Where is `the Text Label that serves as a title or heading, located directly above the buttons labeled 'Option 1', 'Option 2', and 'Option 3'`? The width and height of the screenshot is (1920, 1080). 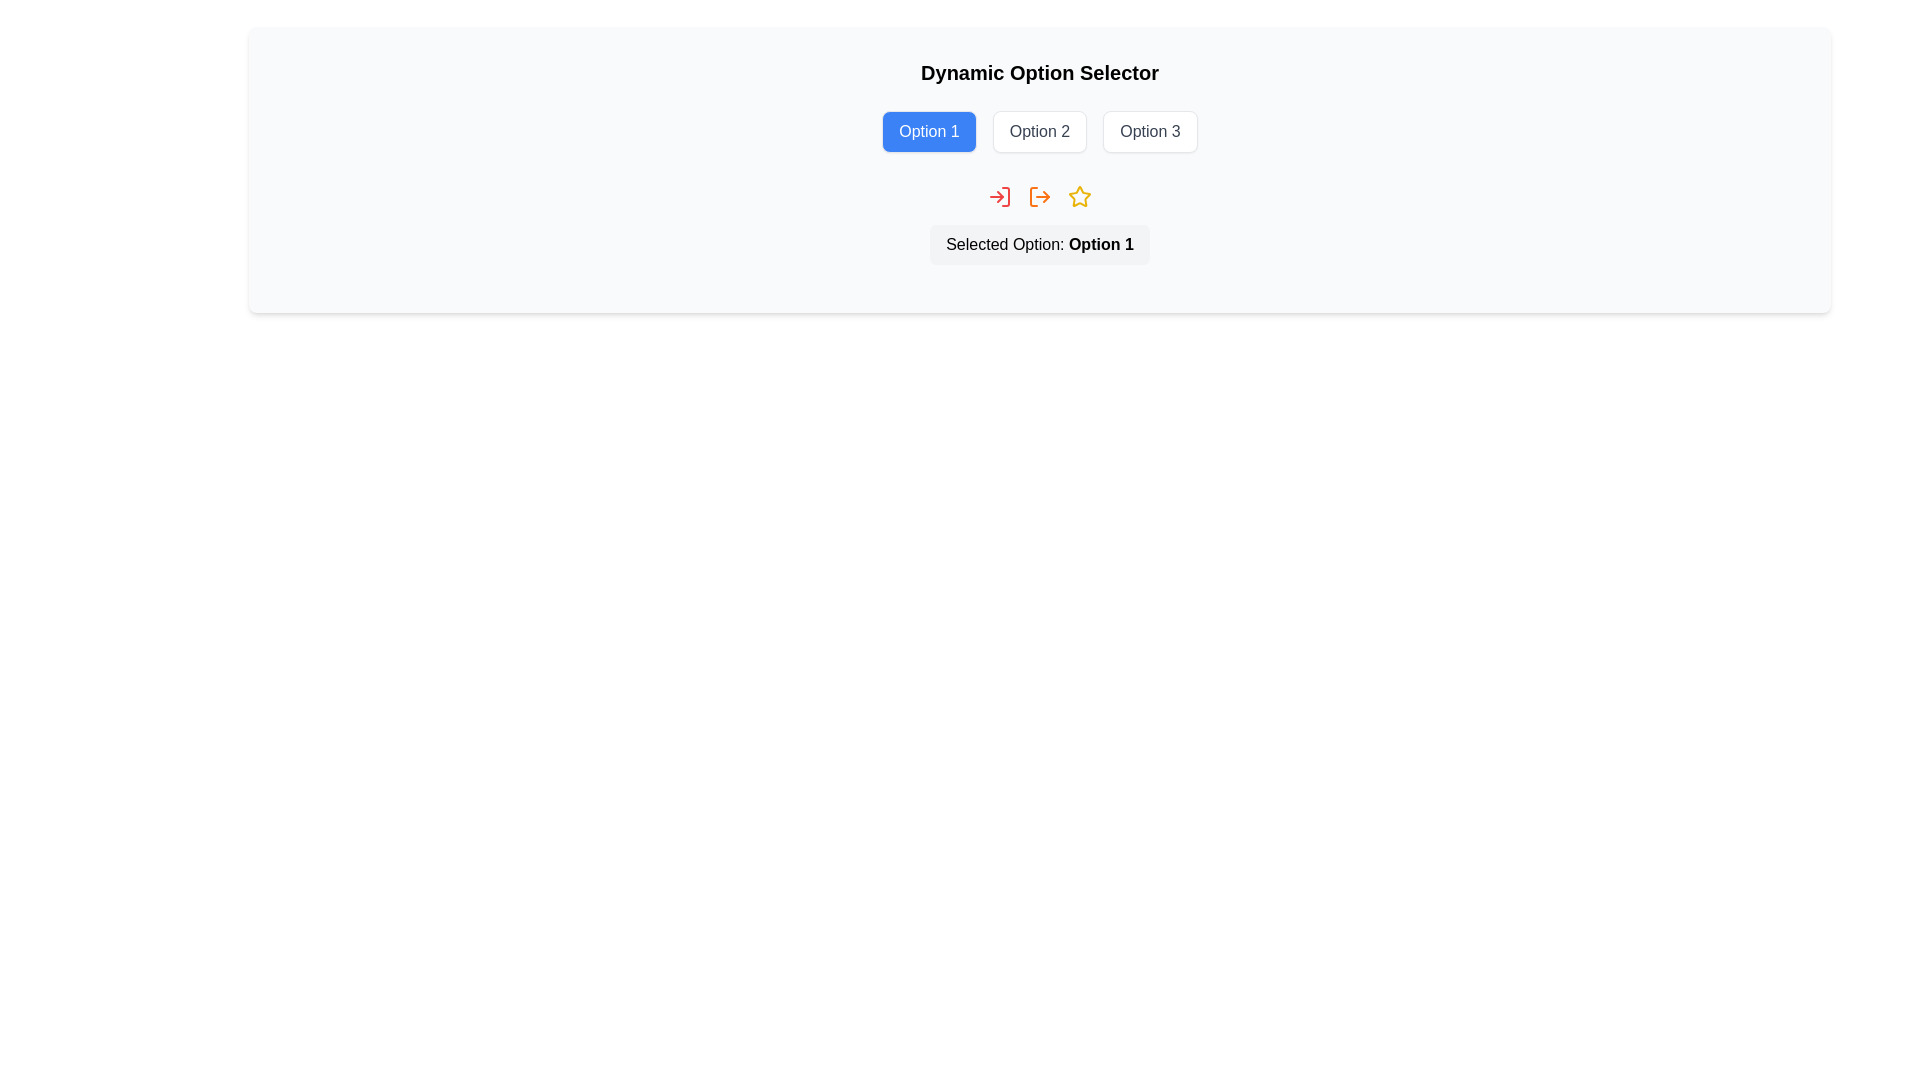
the Text Label that serves as a title or heading, located directly above the buttons labeled 'Option 1', 'Option 2', and 'Option 3' is located at coordinates (1040, 72).